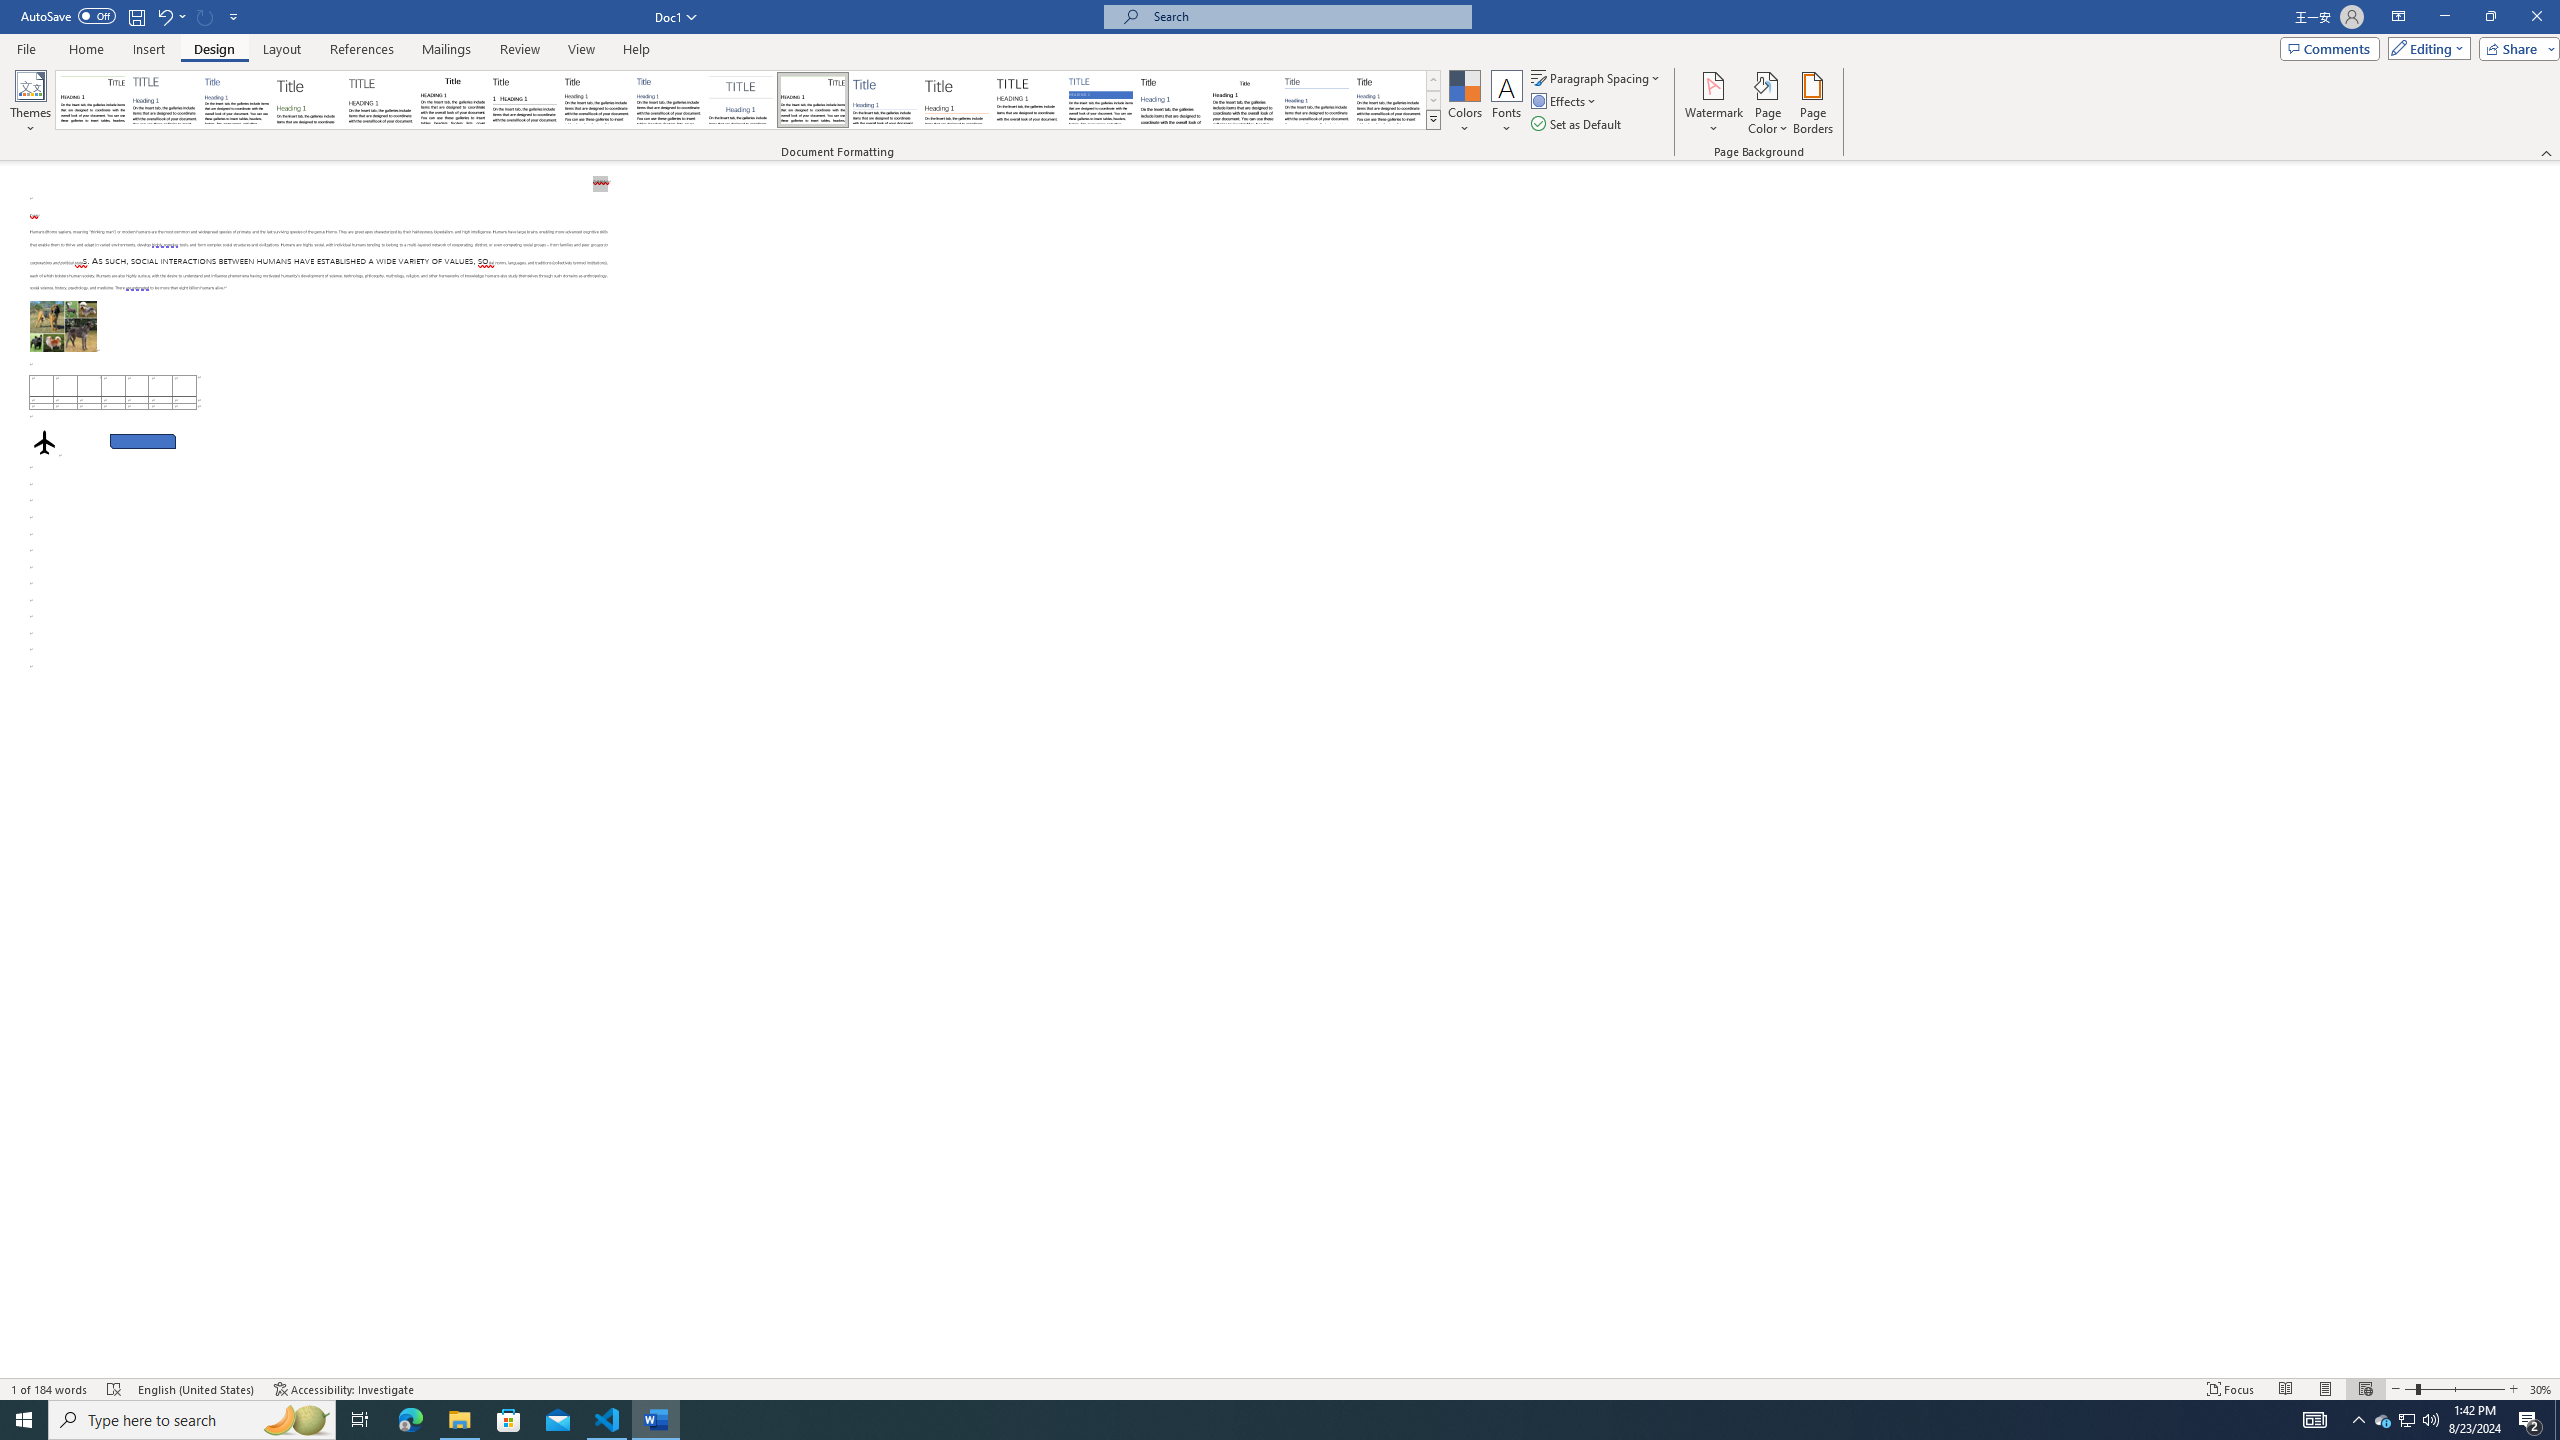 Image resolution: width=2560 pixels, height=1440 pixels. Describe the element at coordinates (1316, 99) in the screenshot. I see `'Word 2010'` at that location.